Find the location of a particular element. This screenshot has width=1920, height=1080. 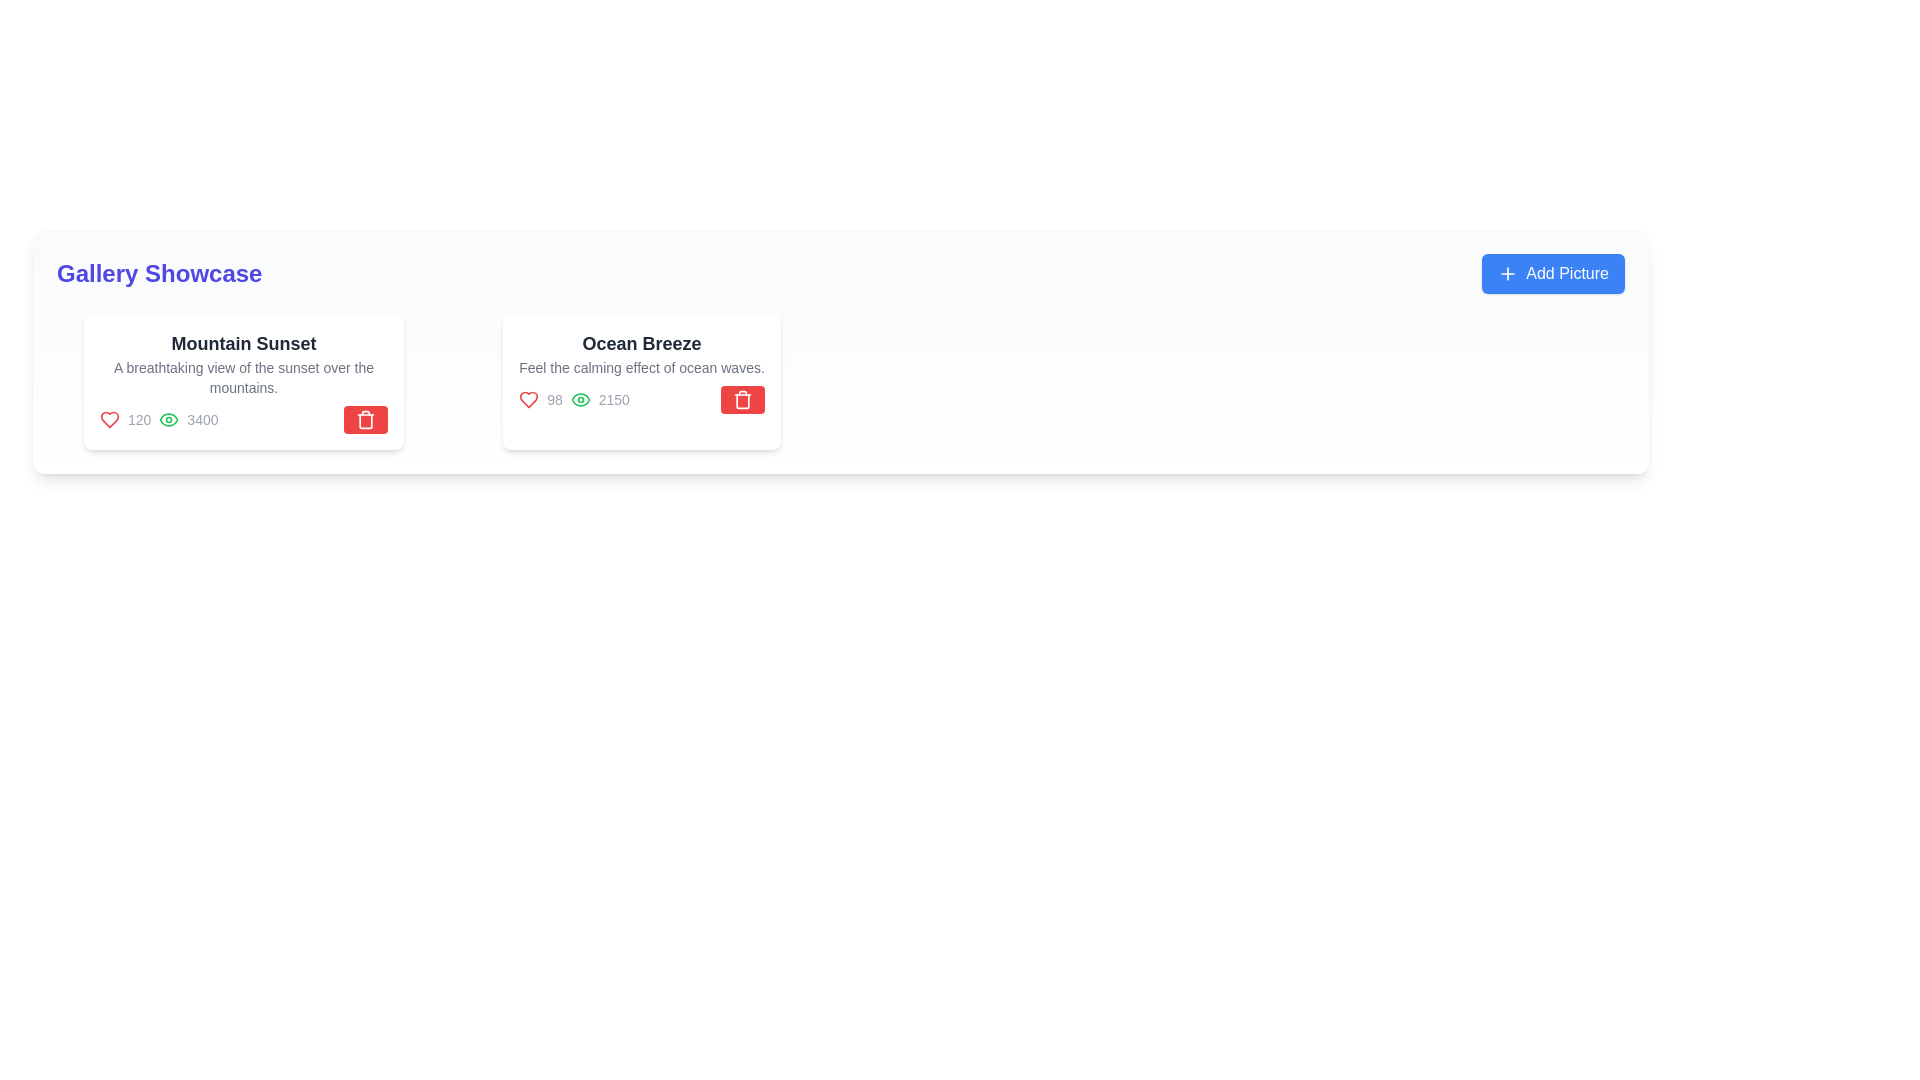

the heart icon in the second card titled 'Ocean Breeze' is located at coordinates (529, 400).